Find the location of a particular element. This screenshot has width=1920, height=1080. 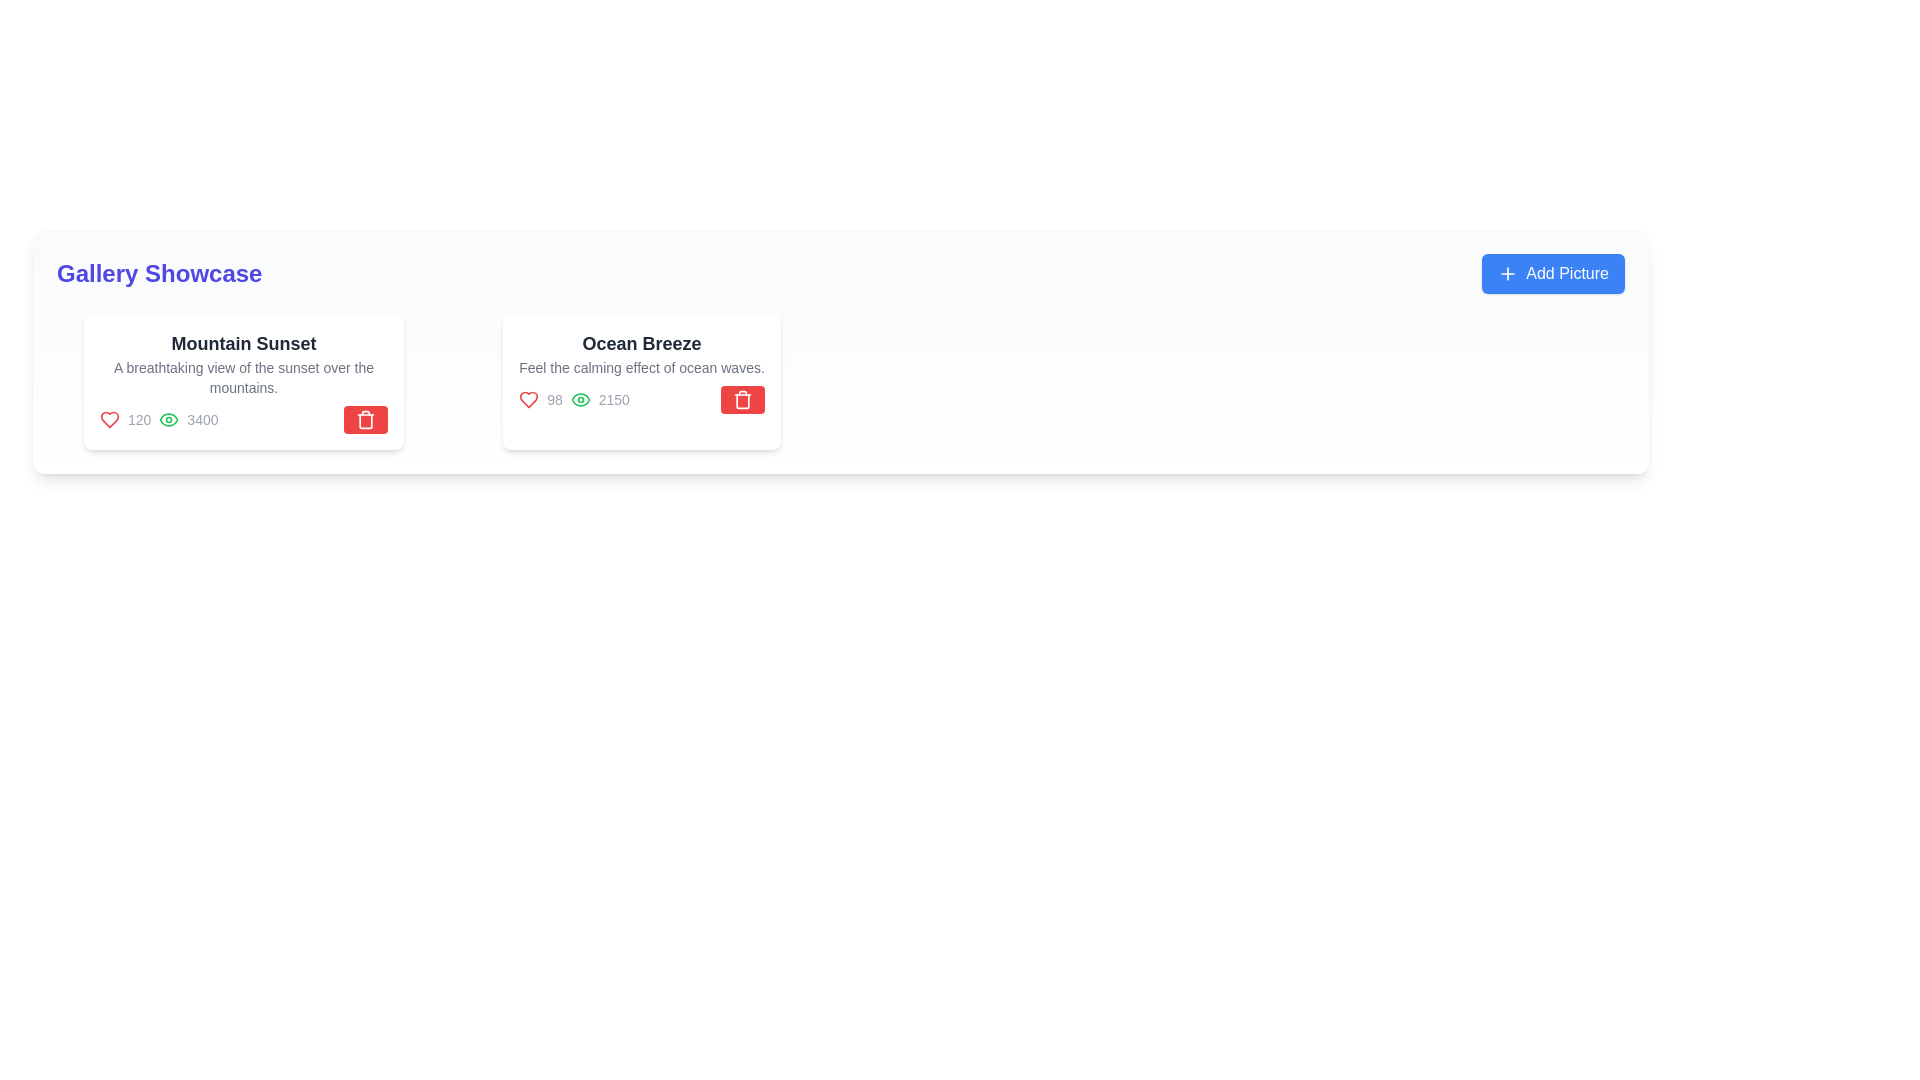

the heart icon in the second card titled 'Ocean Breeze' is located at coordinates (529, 400).